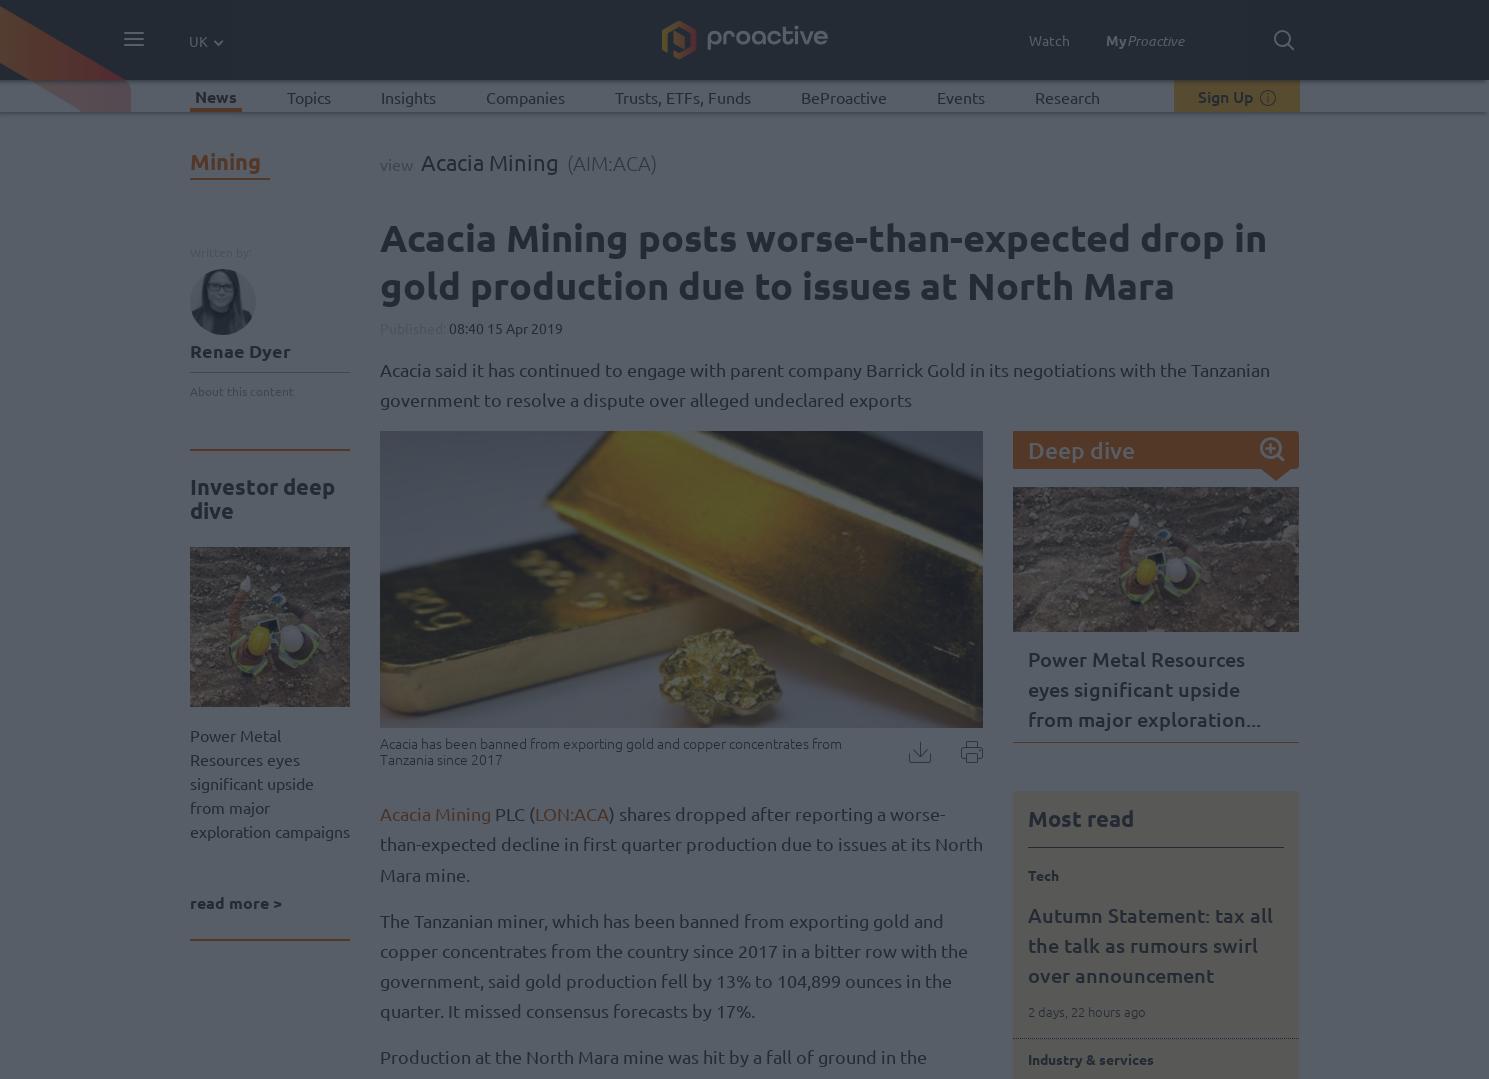 This screenshot has width=1489, height=1079. I want to click on ')', so click(651, 162).